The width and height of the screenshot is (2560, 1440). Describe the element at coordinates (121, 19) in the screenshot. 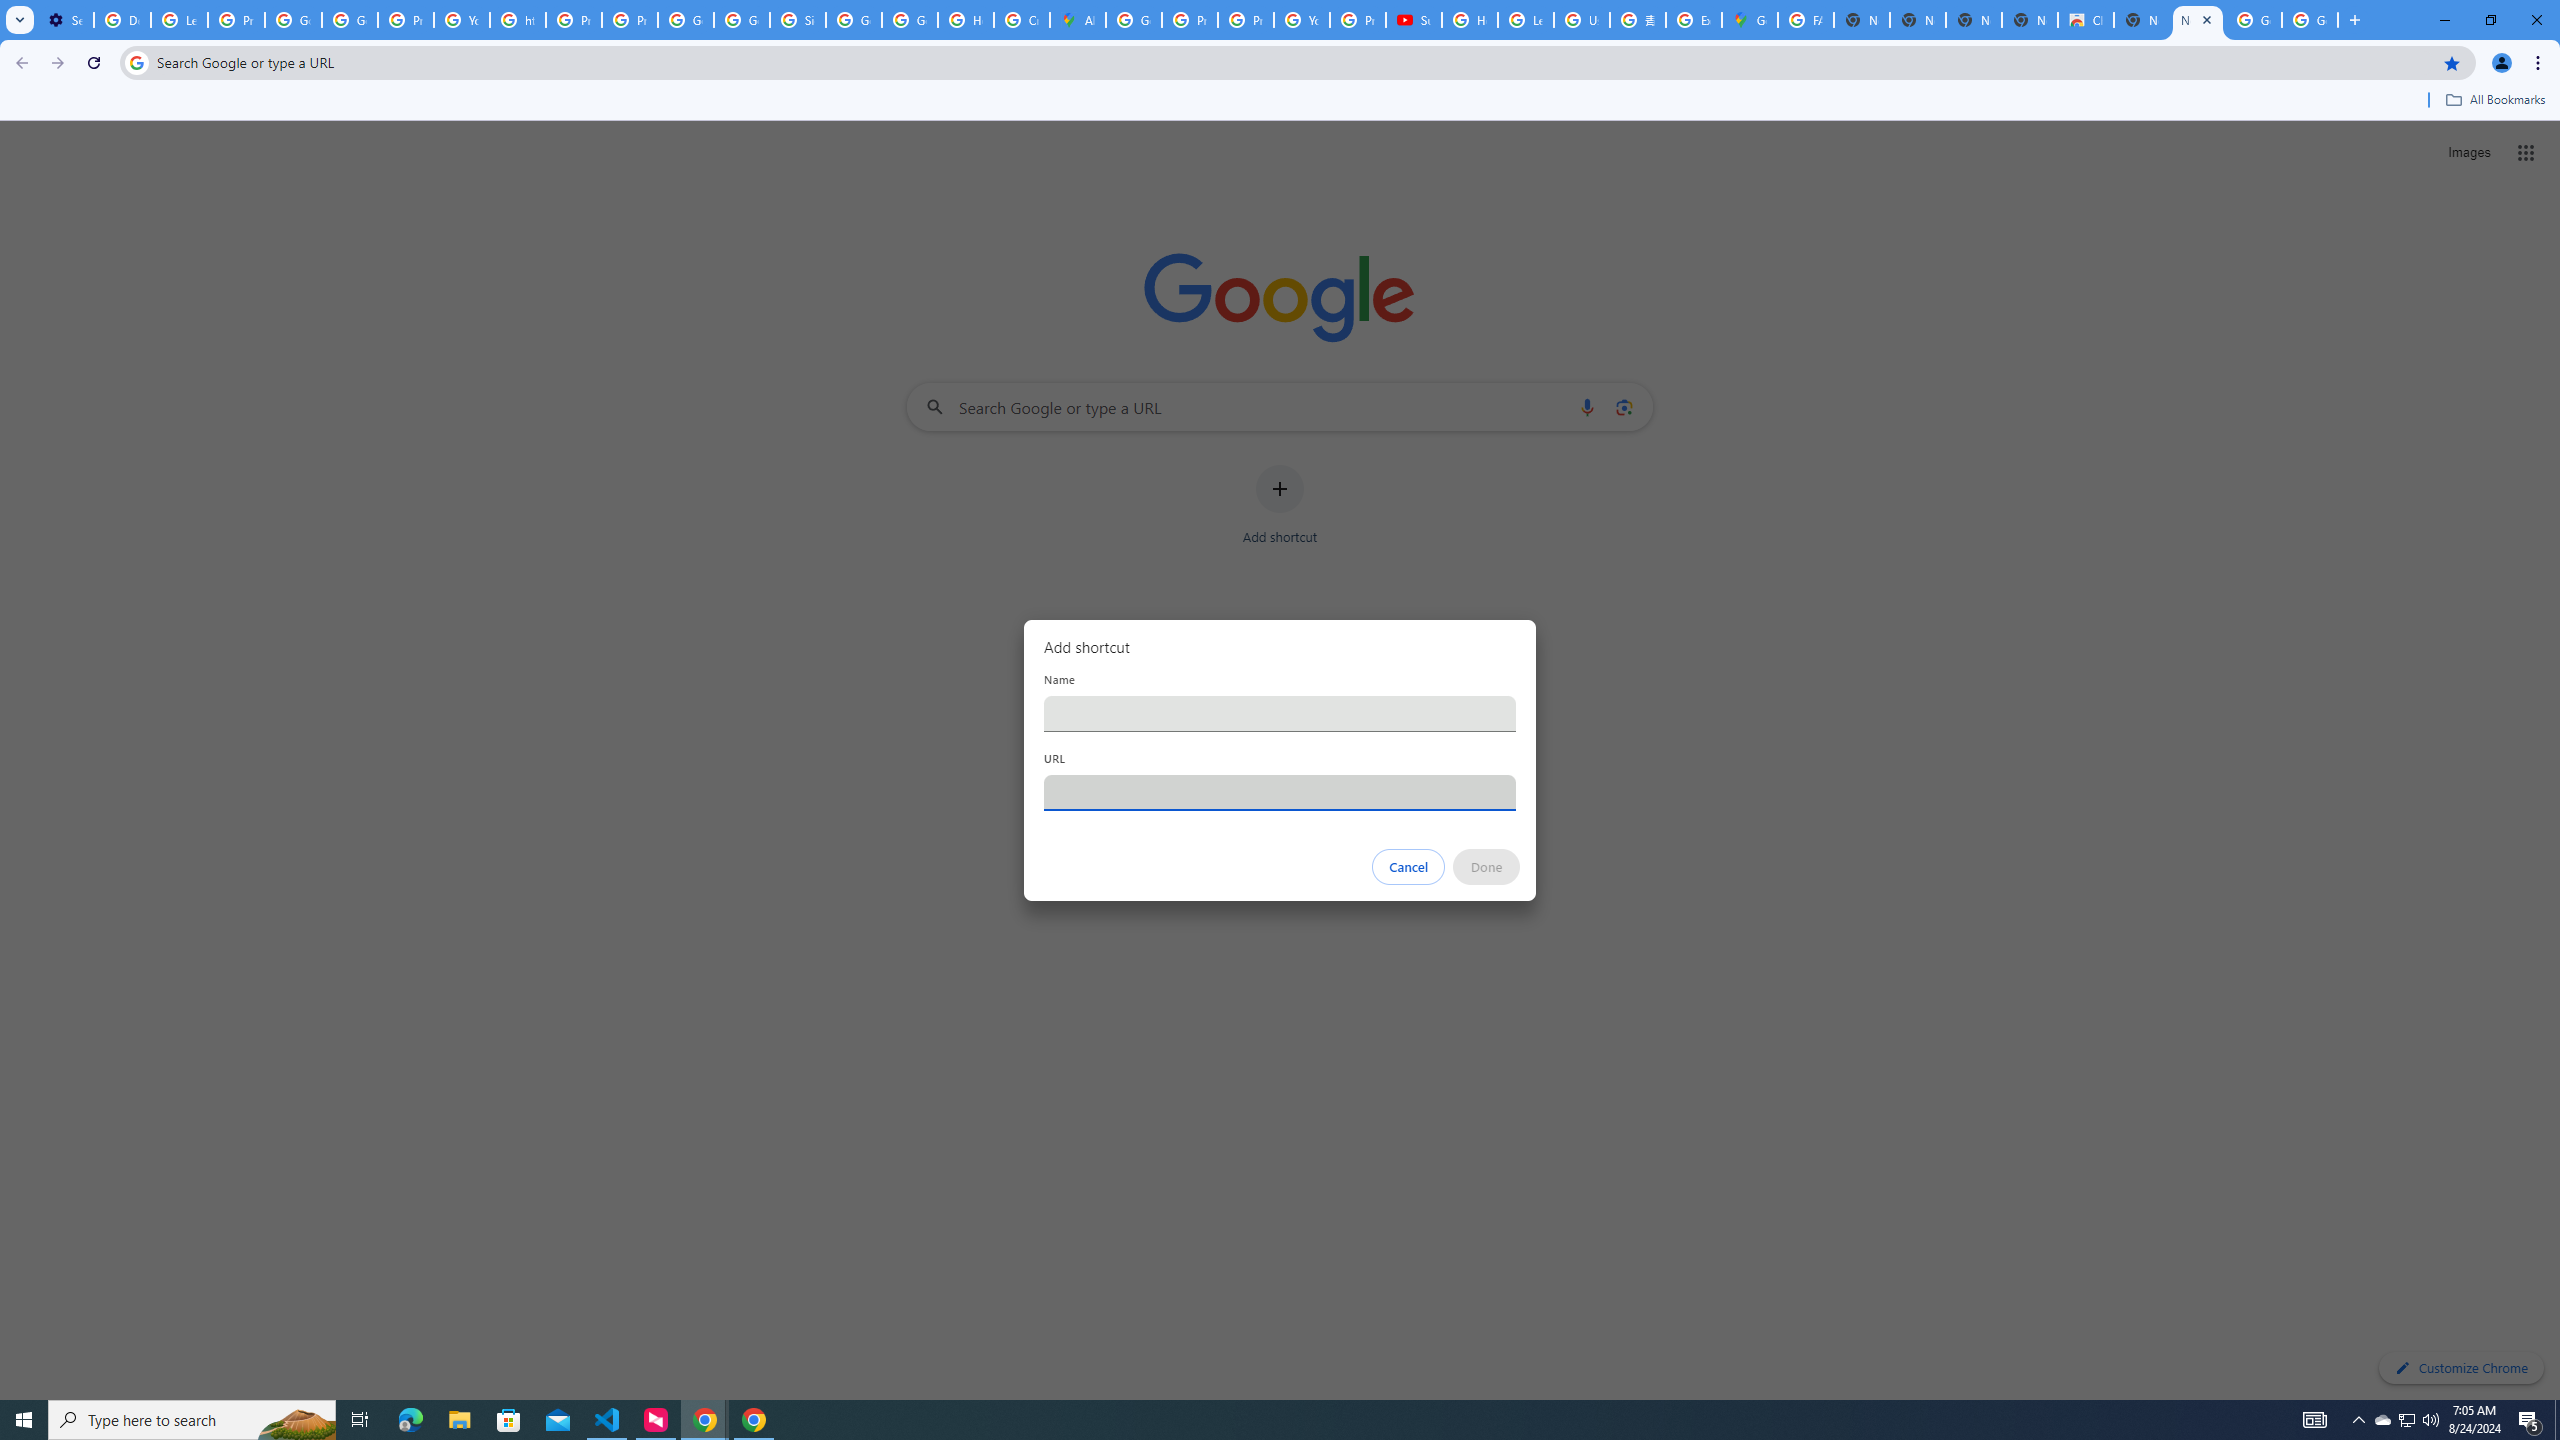

I see `'Delete photos & videos - Computer - Google Photos Help'` at that location.